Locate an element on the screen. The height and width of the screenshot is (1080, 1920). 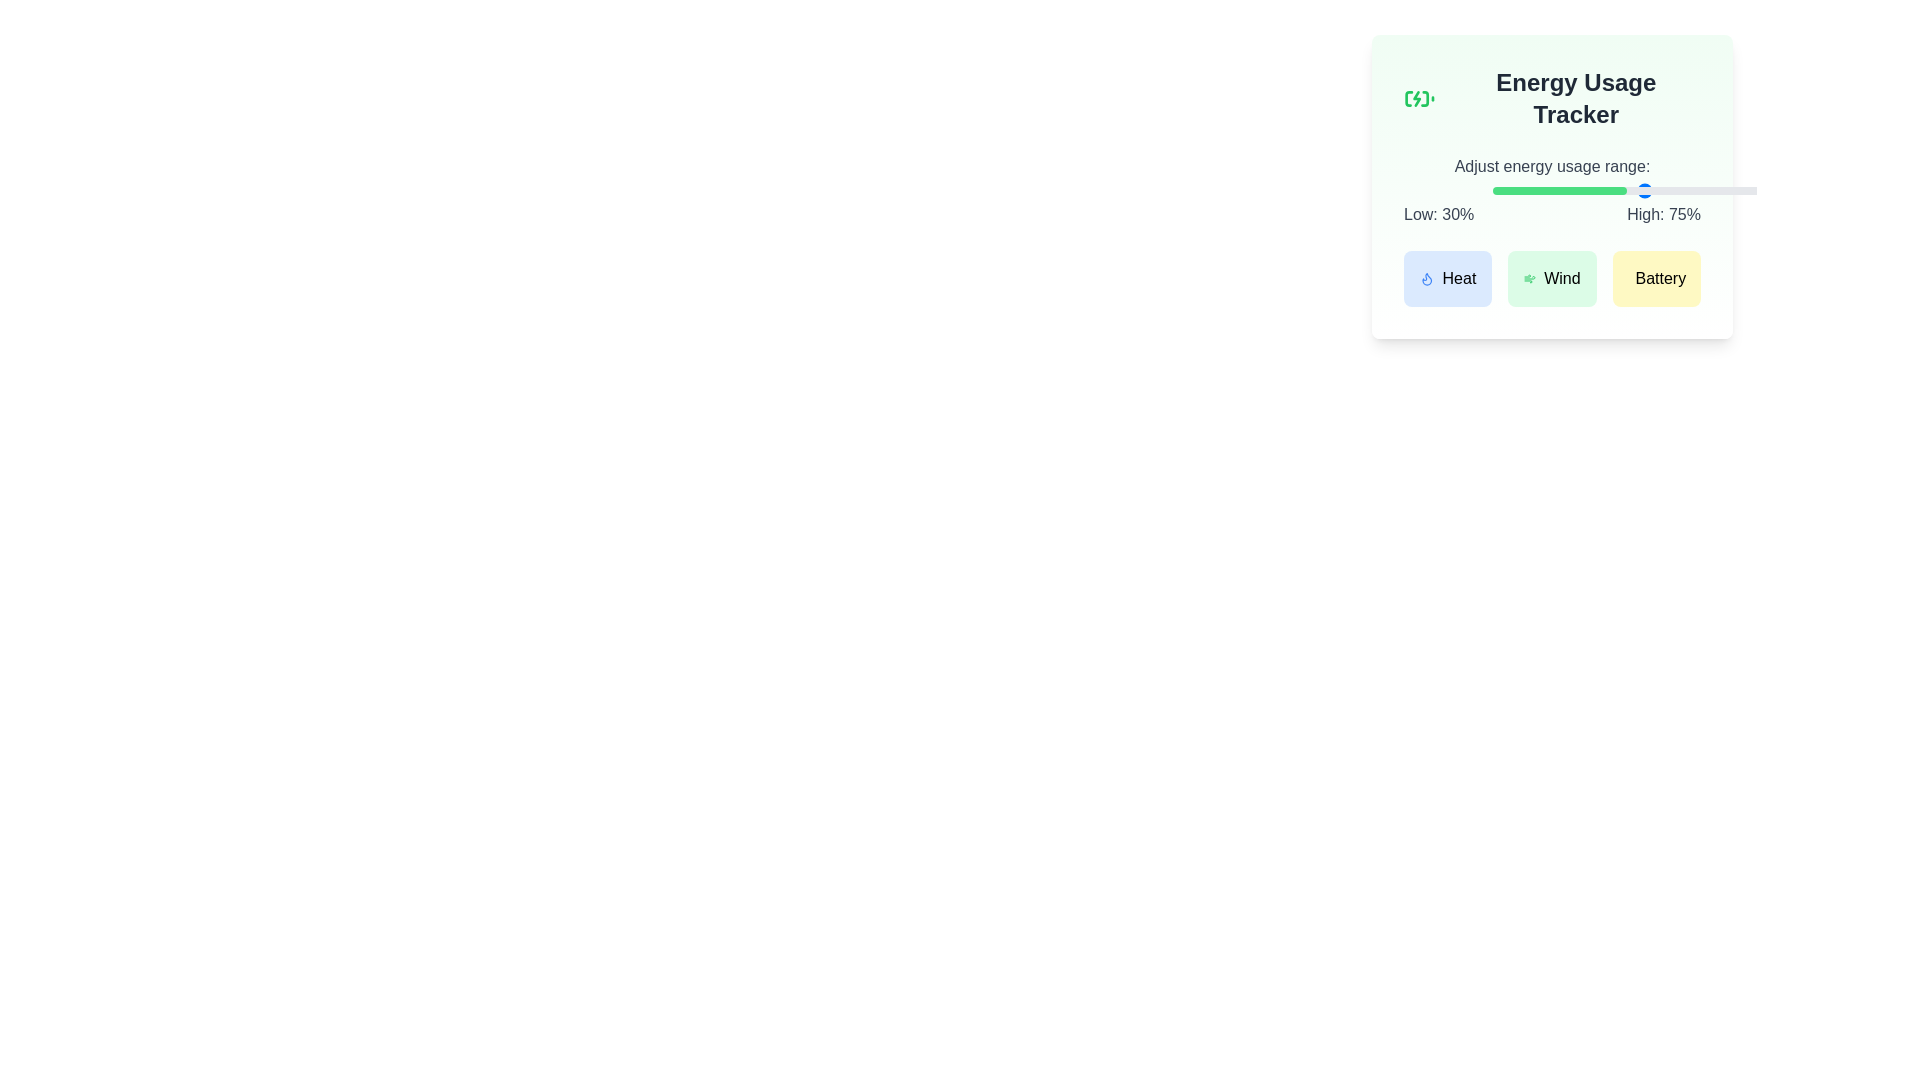
the static text label within the button for 'Wind' energy, located between the 'Heat' (blue) and 'Battery' (yellow) buttons in the Energy Usage Tracker card is located at coordinates (1561, 278).